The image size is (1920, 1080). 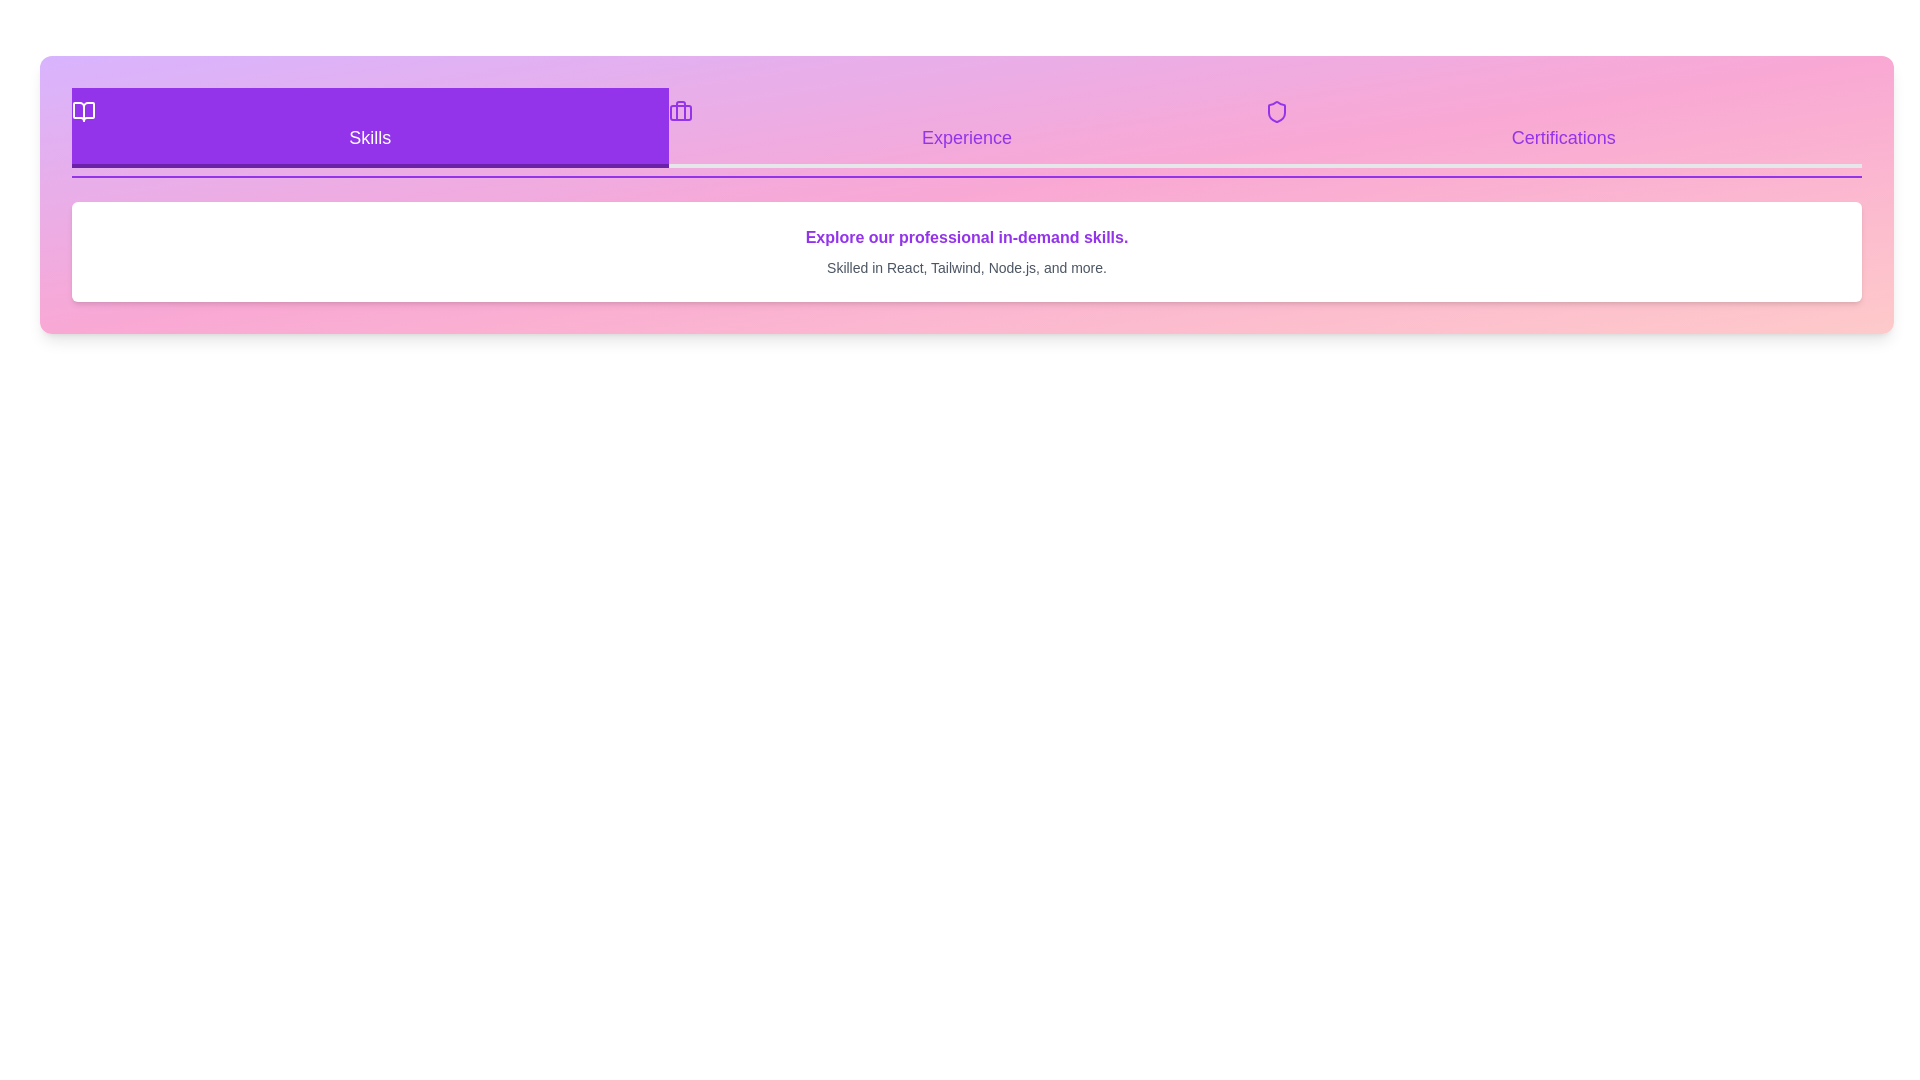 What do you see at coordinates (1562, 127) in the screenshot?
I see `the Certifications tab by clicking on its button` at bounding box center [1562, 127].